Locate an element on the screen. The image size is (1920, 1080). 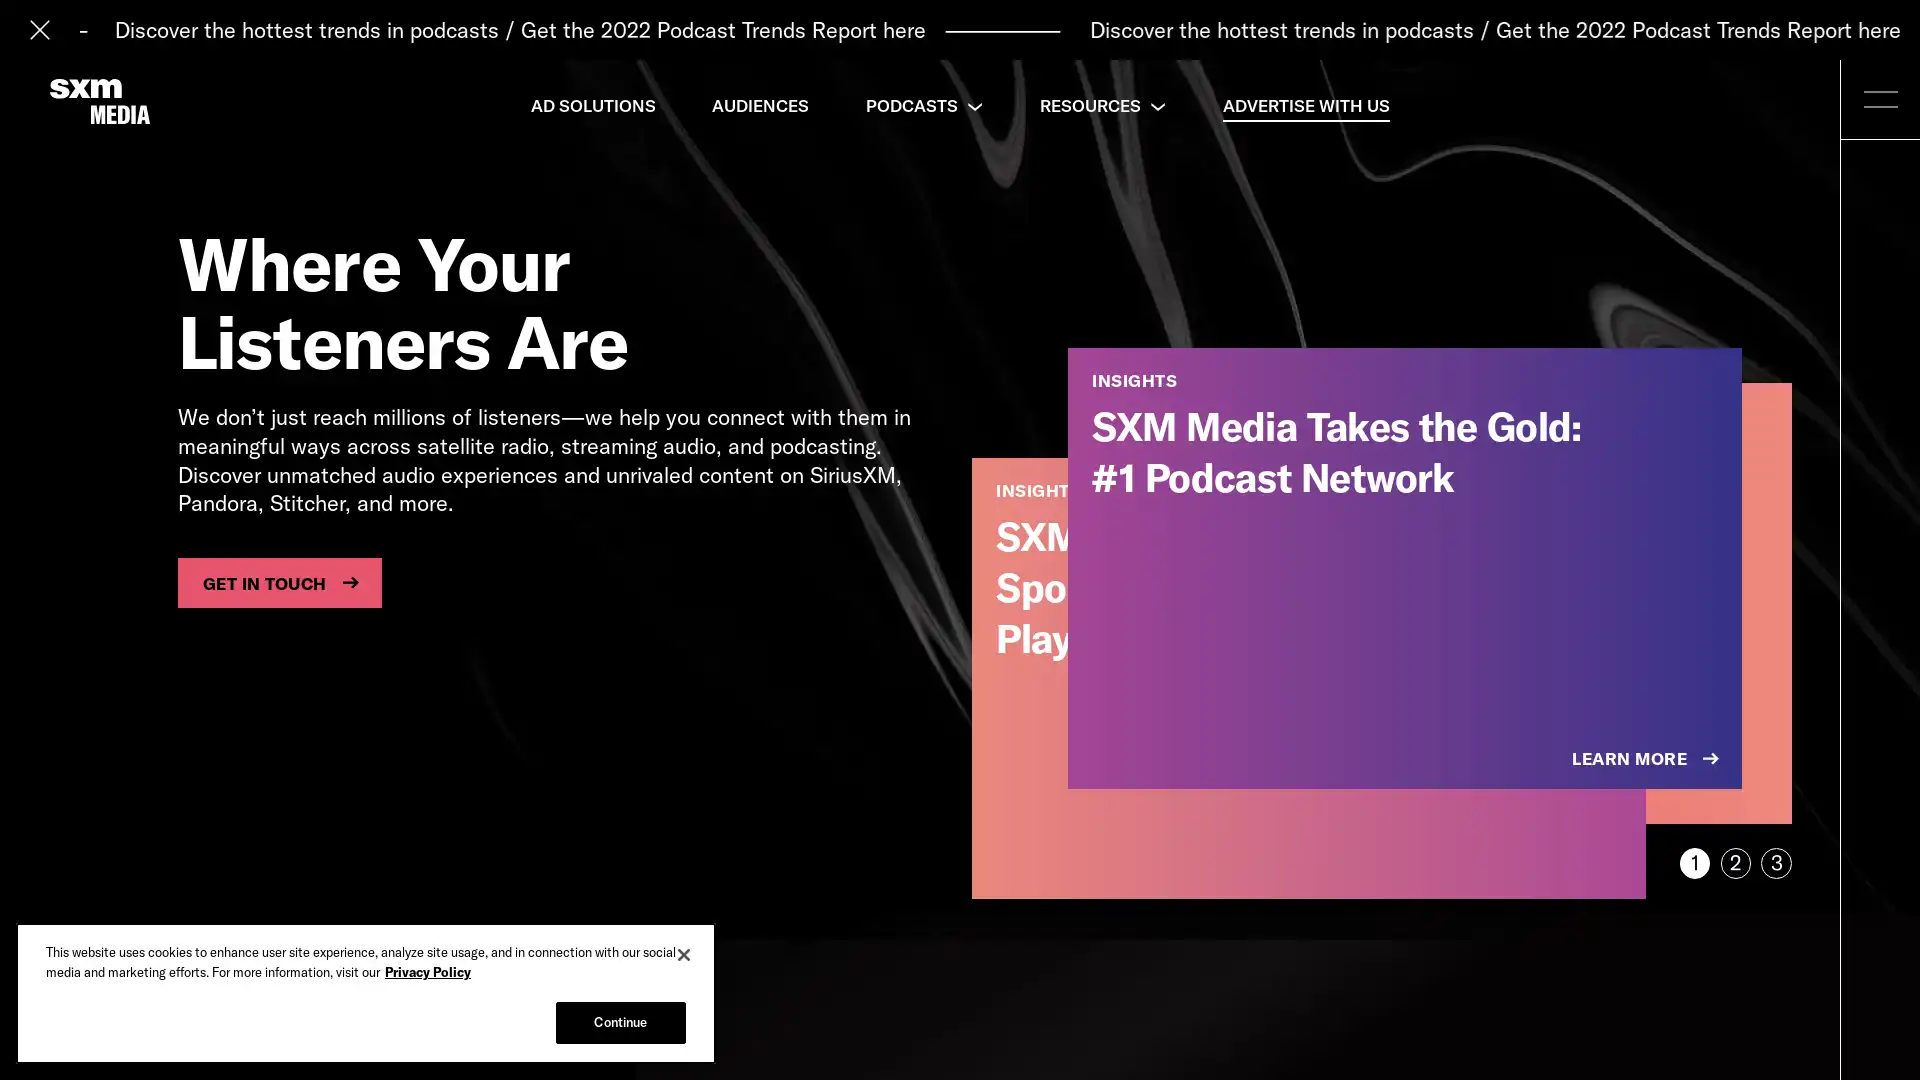
Continue is located at coordinates (619, 1022).